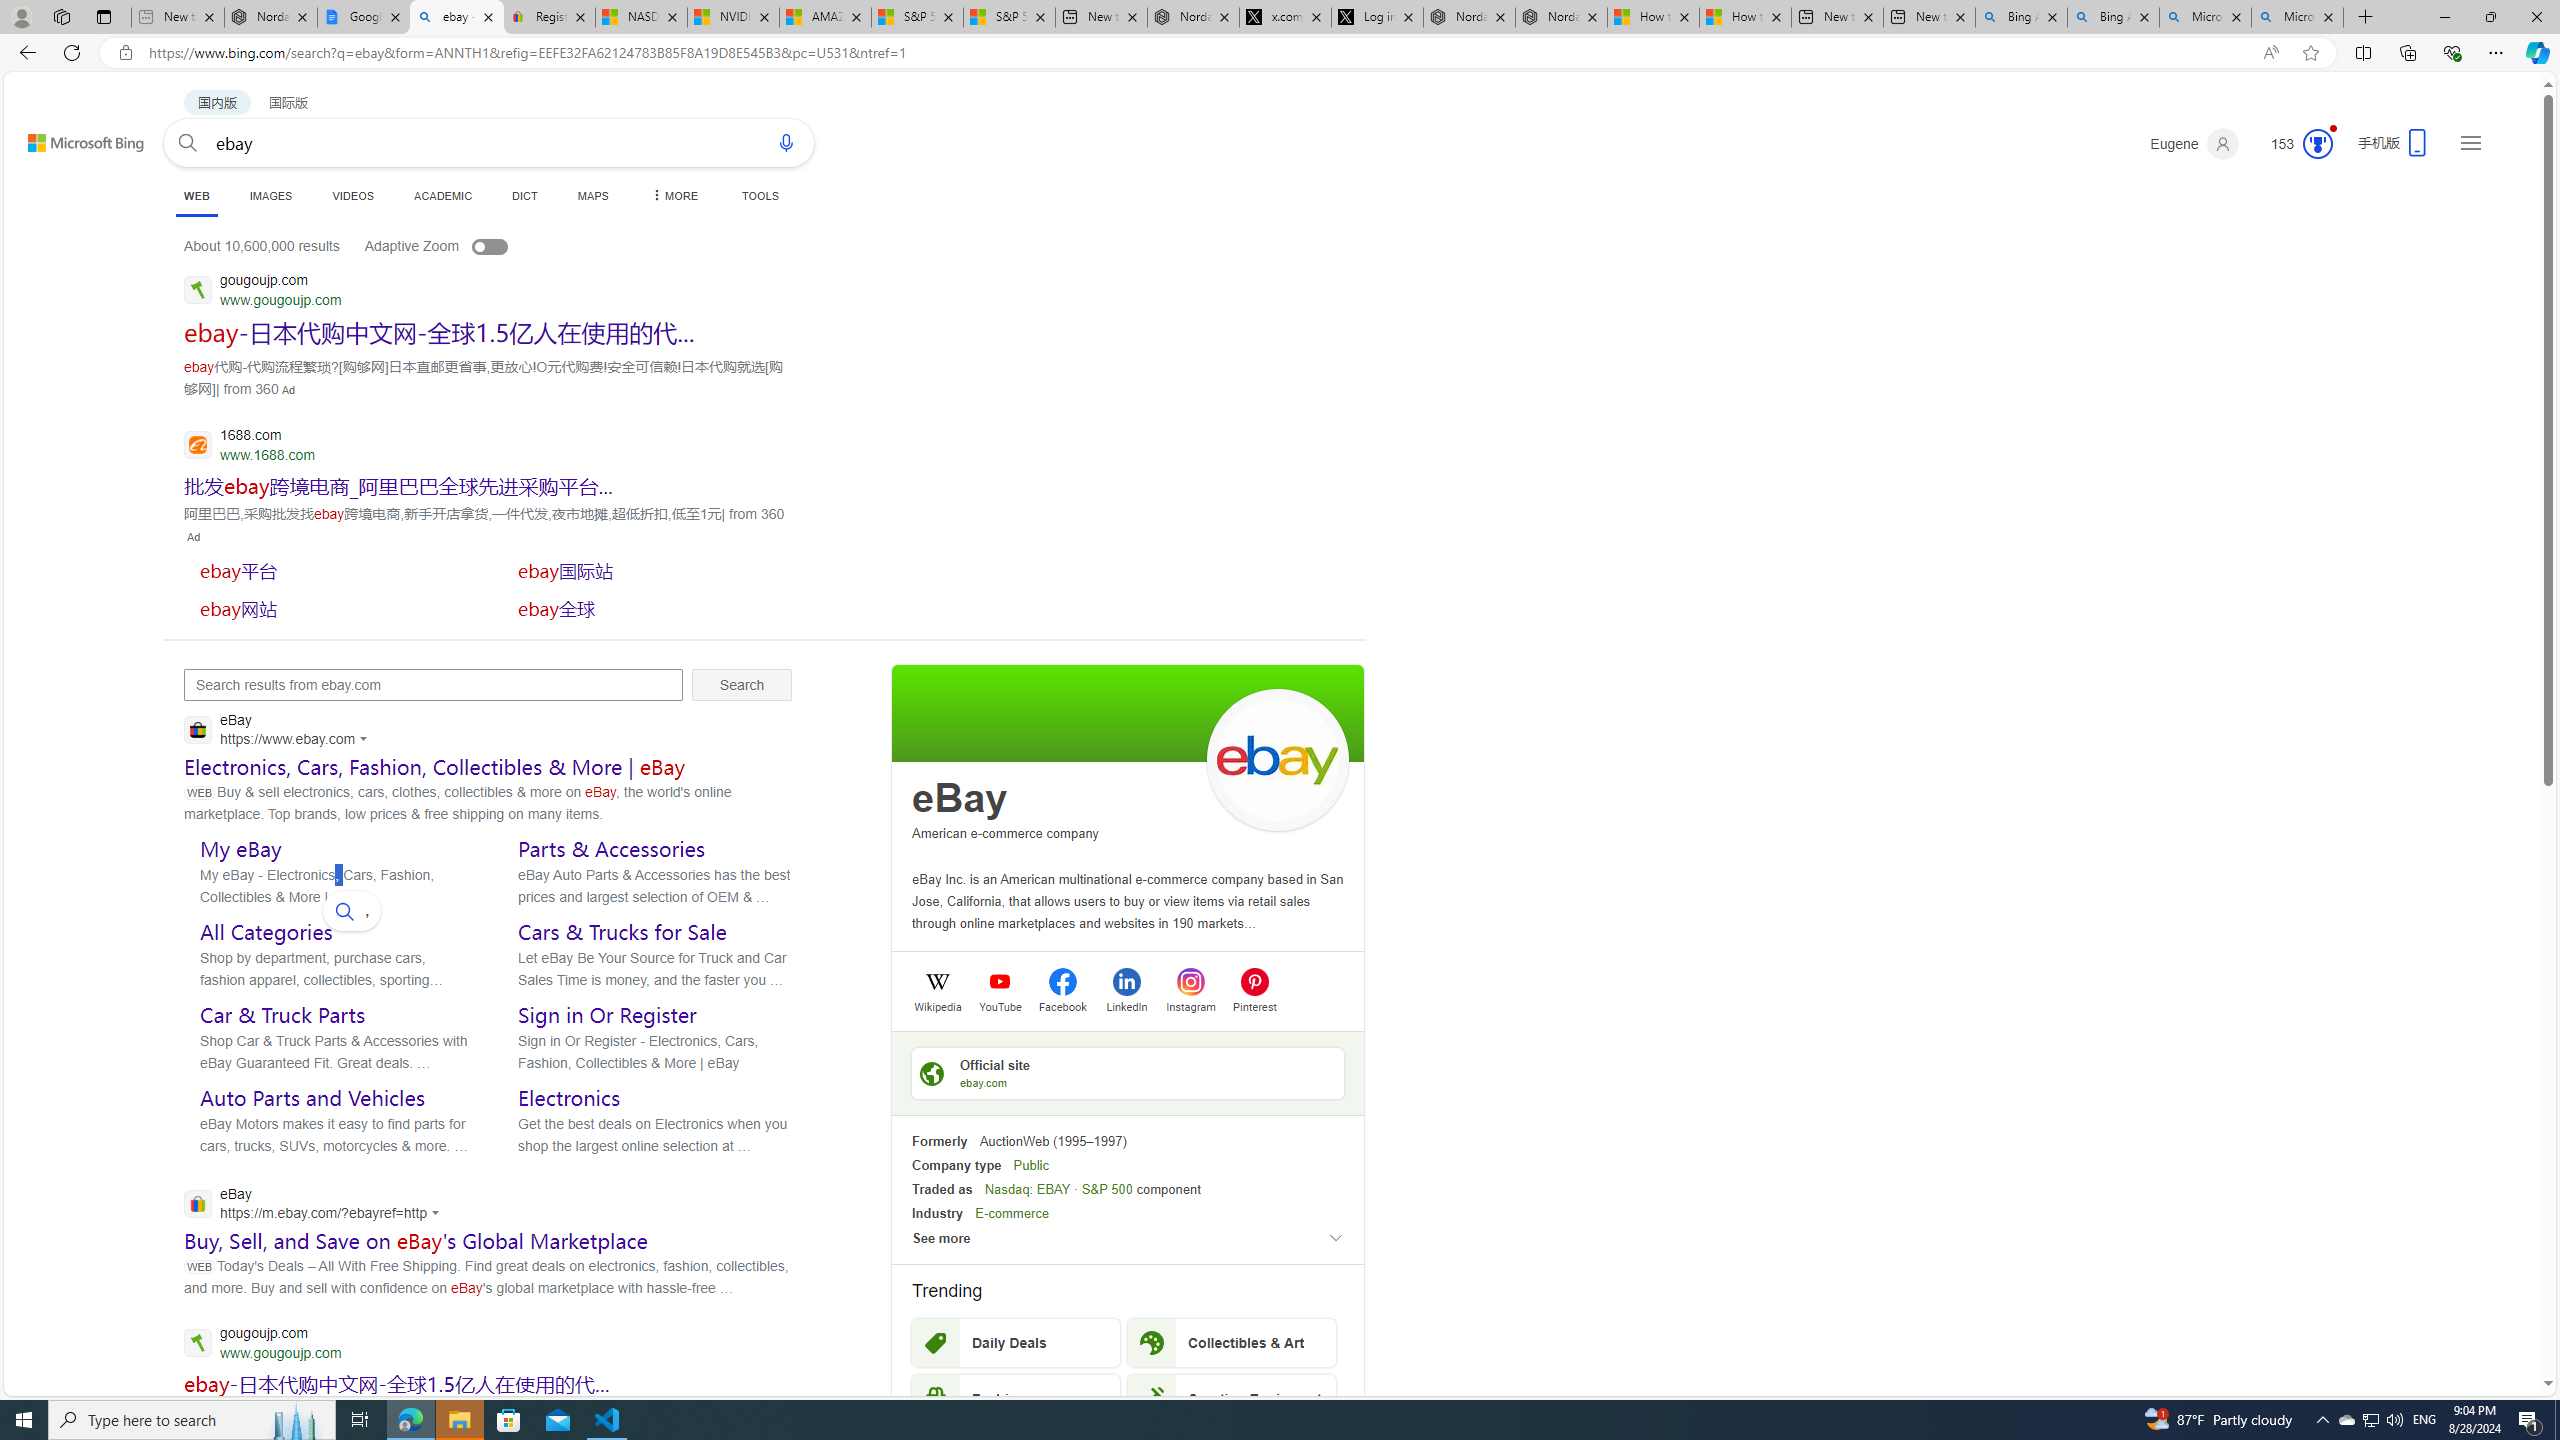 This screenshot has height=1440, width=2560. What do you see at coordinates (1031, 1164) in the screenshot?
I see `'Public'` at bounding box center [1031, 1164].